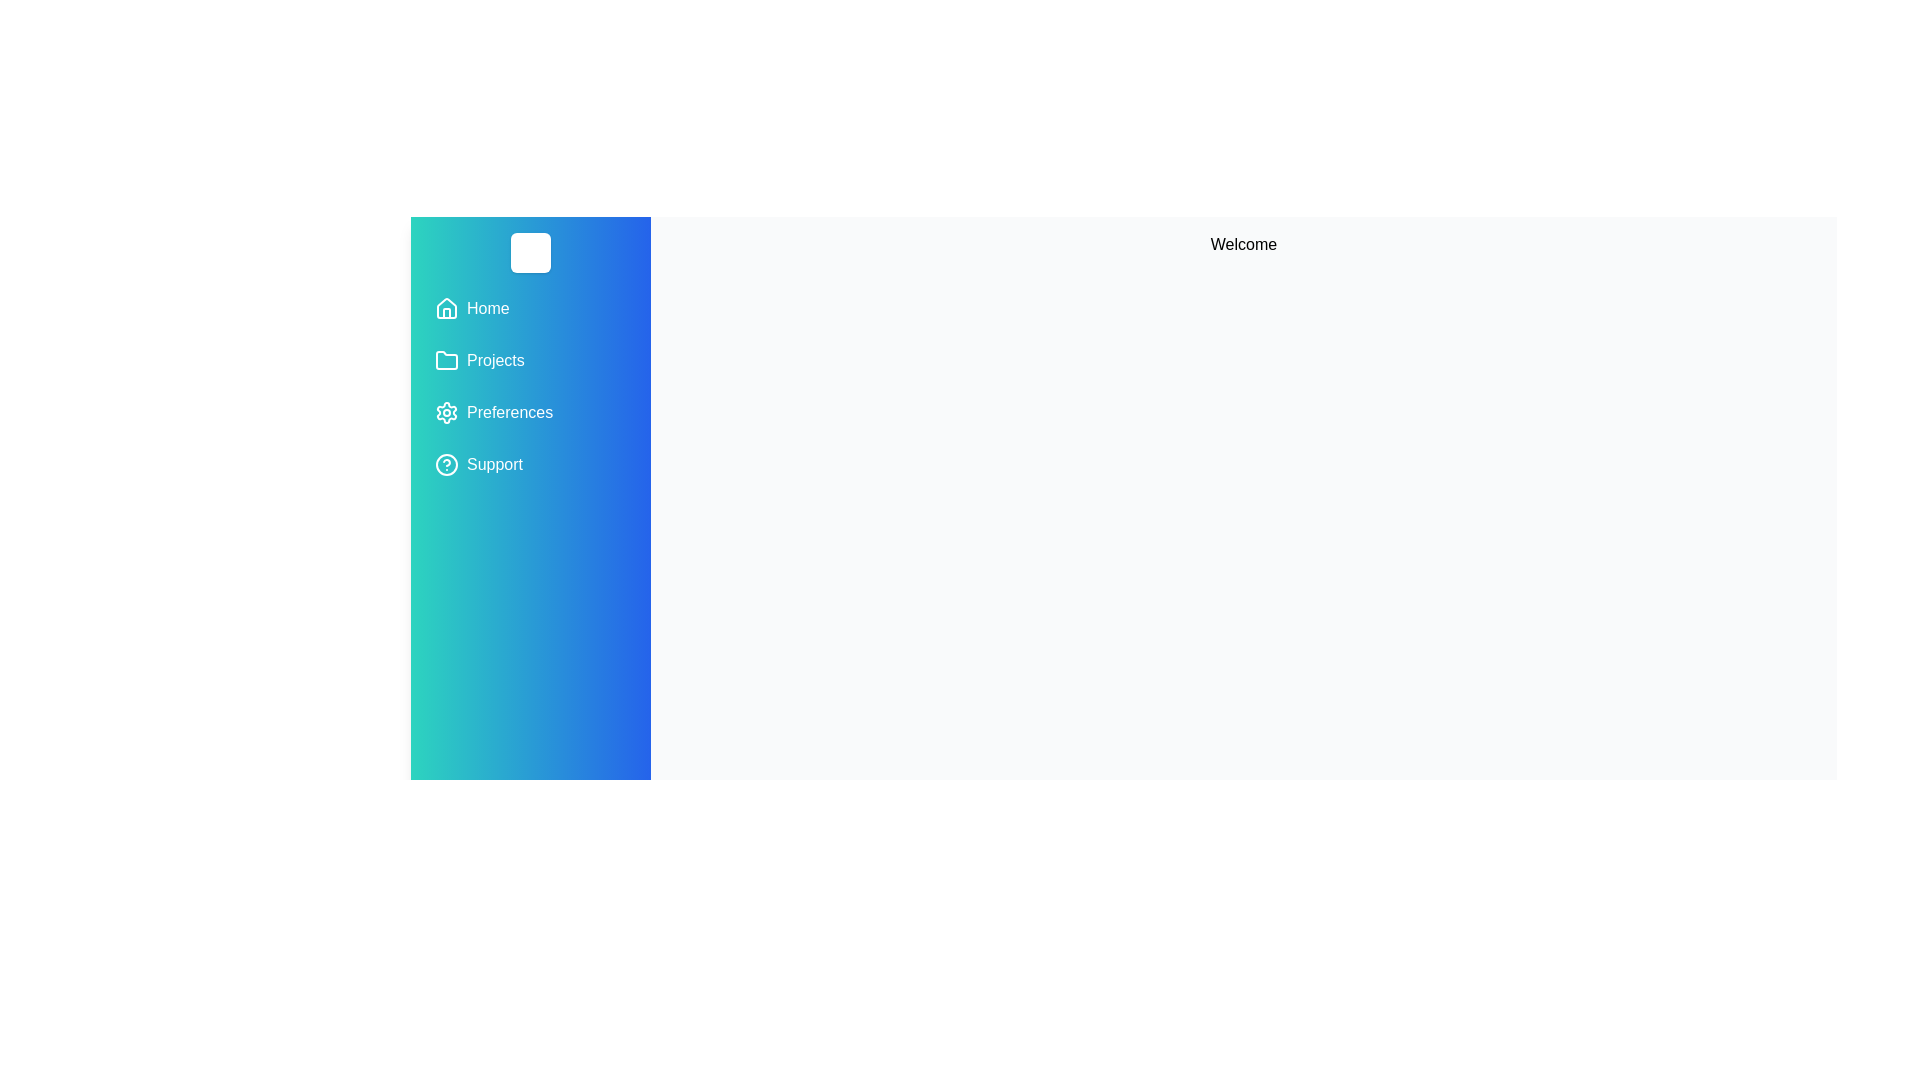 This screenshot has width=1920, height=1080. Describe the element at coordinates (531, 252) in the screenshot. I see `button to toggle the drawer visibility` at that location.